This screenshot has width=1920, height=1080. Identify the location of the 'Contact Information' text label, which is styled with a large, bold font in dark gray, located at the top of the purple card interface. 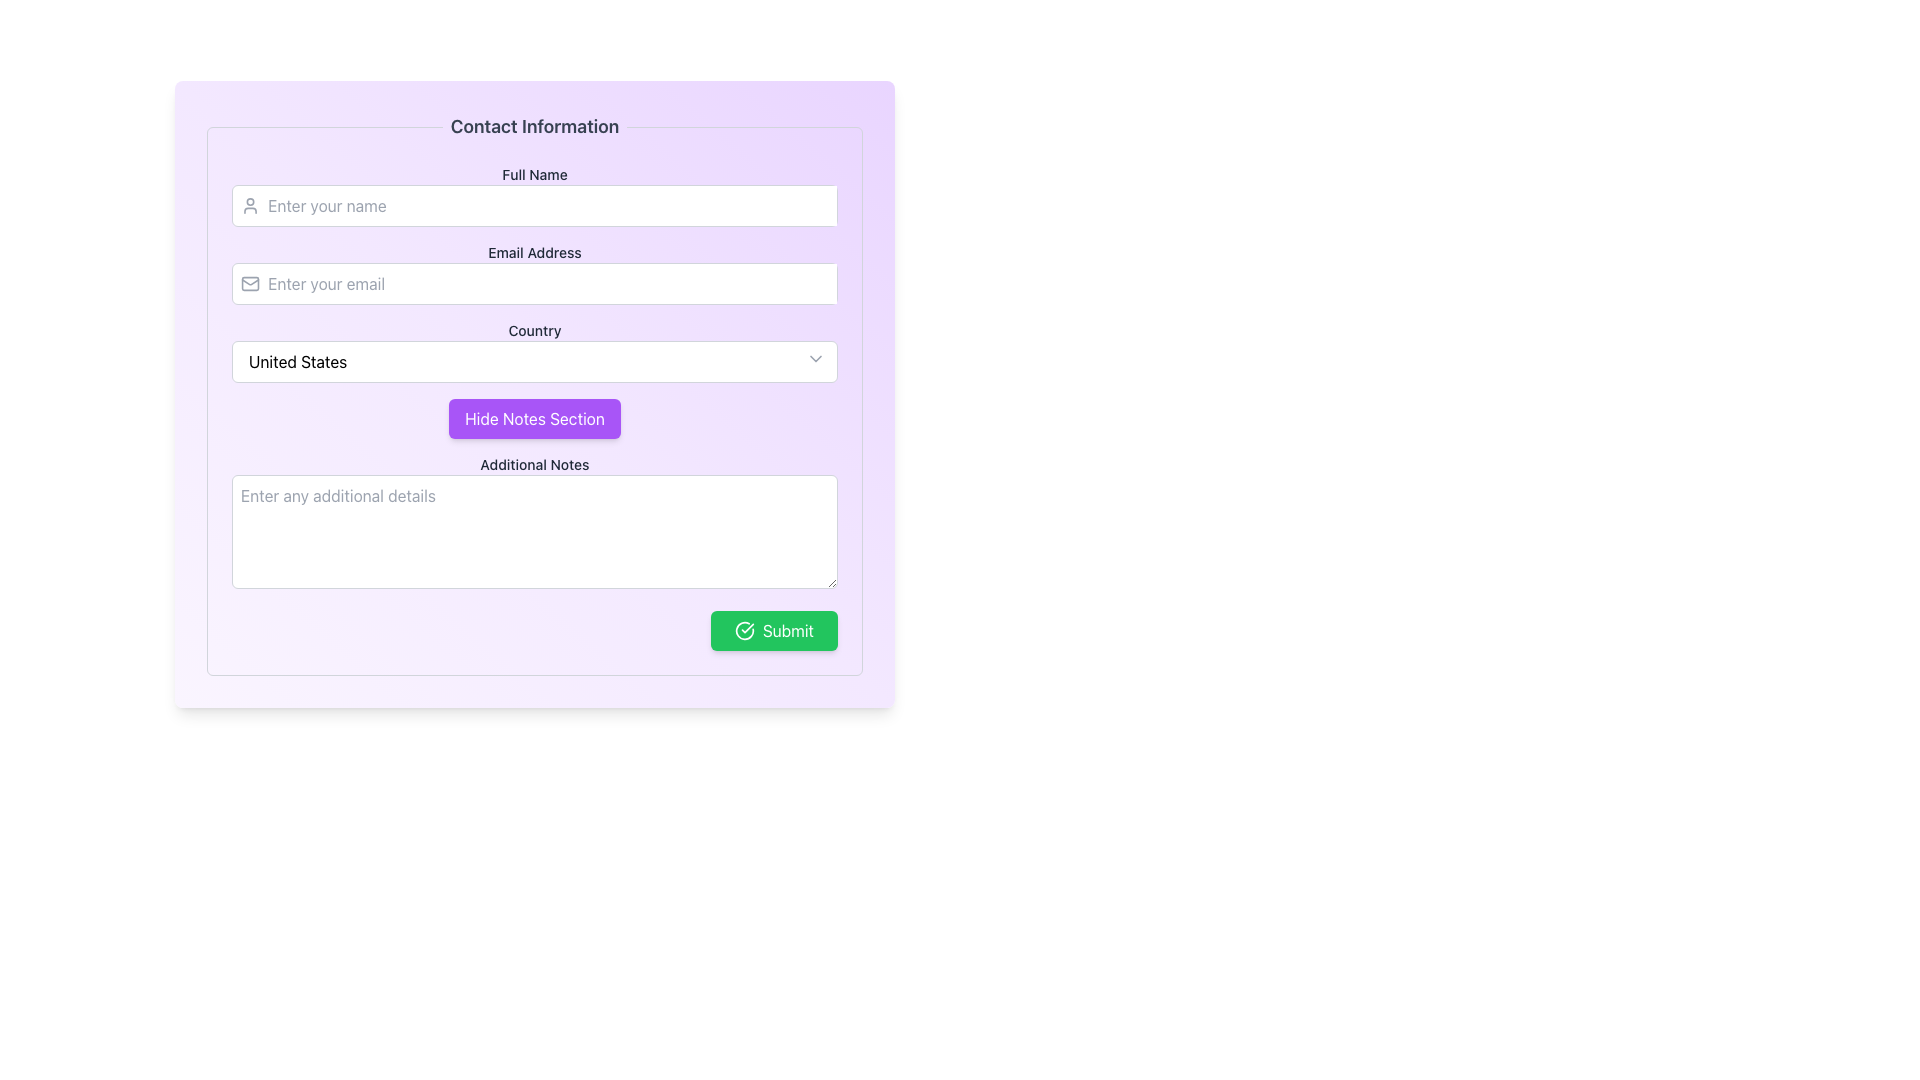
(534, 127).